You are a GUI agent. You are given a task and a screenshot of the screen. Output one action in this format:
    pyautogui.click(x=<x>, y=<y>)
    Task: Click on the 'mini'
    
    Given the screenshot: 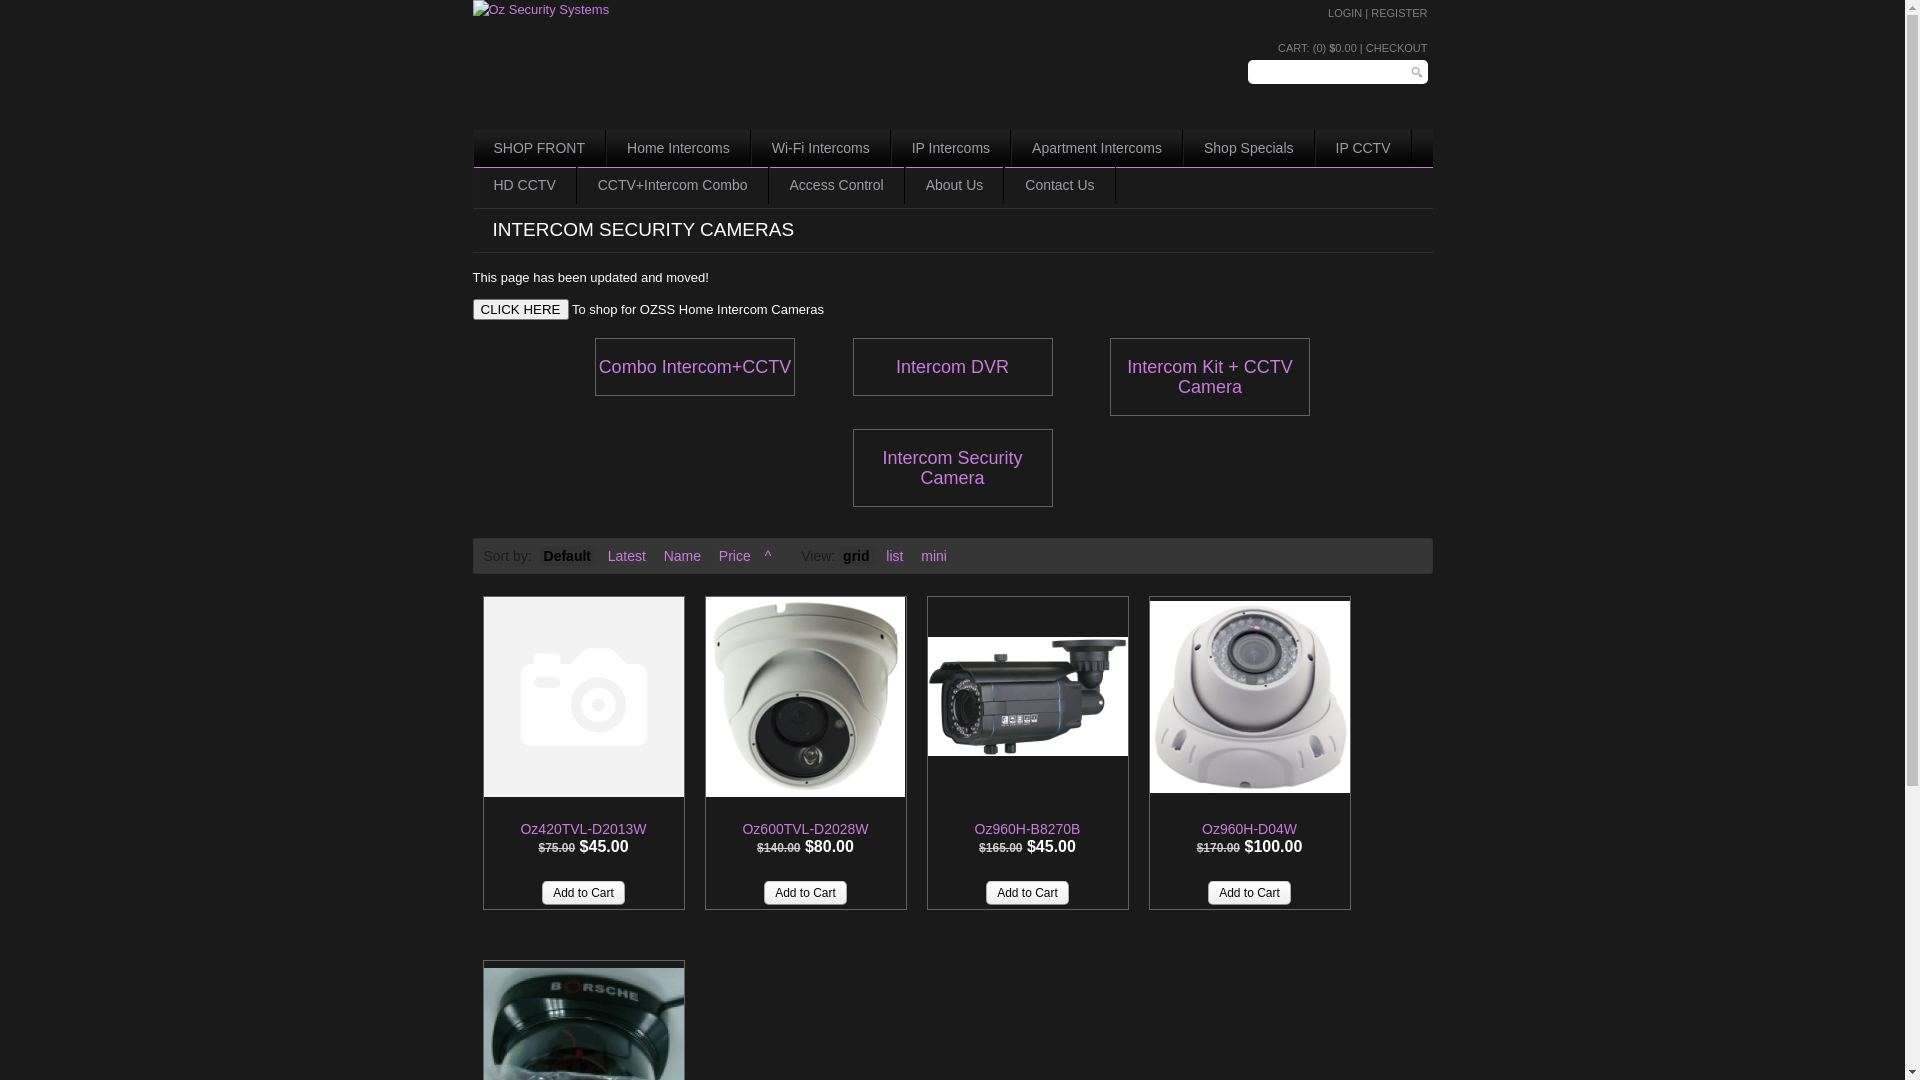 What is the action you would take?
    pyautogui.click(x=933, y=555)
    